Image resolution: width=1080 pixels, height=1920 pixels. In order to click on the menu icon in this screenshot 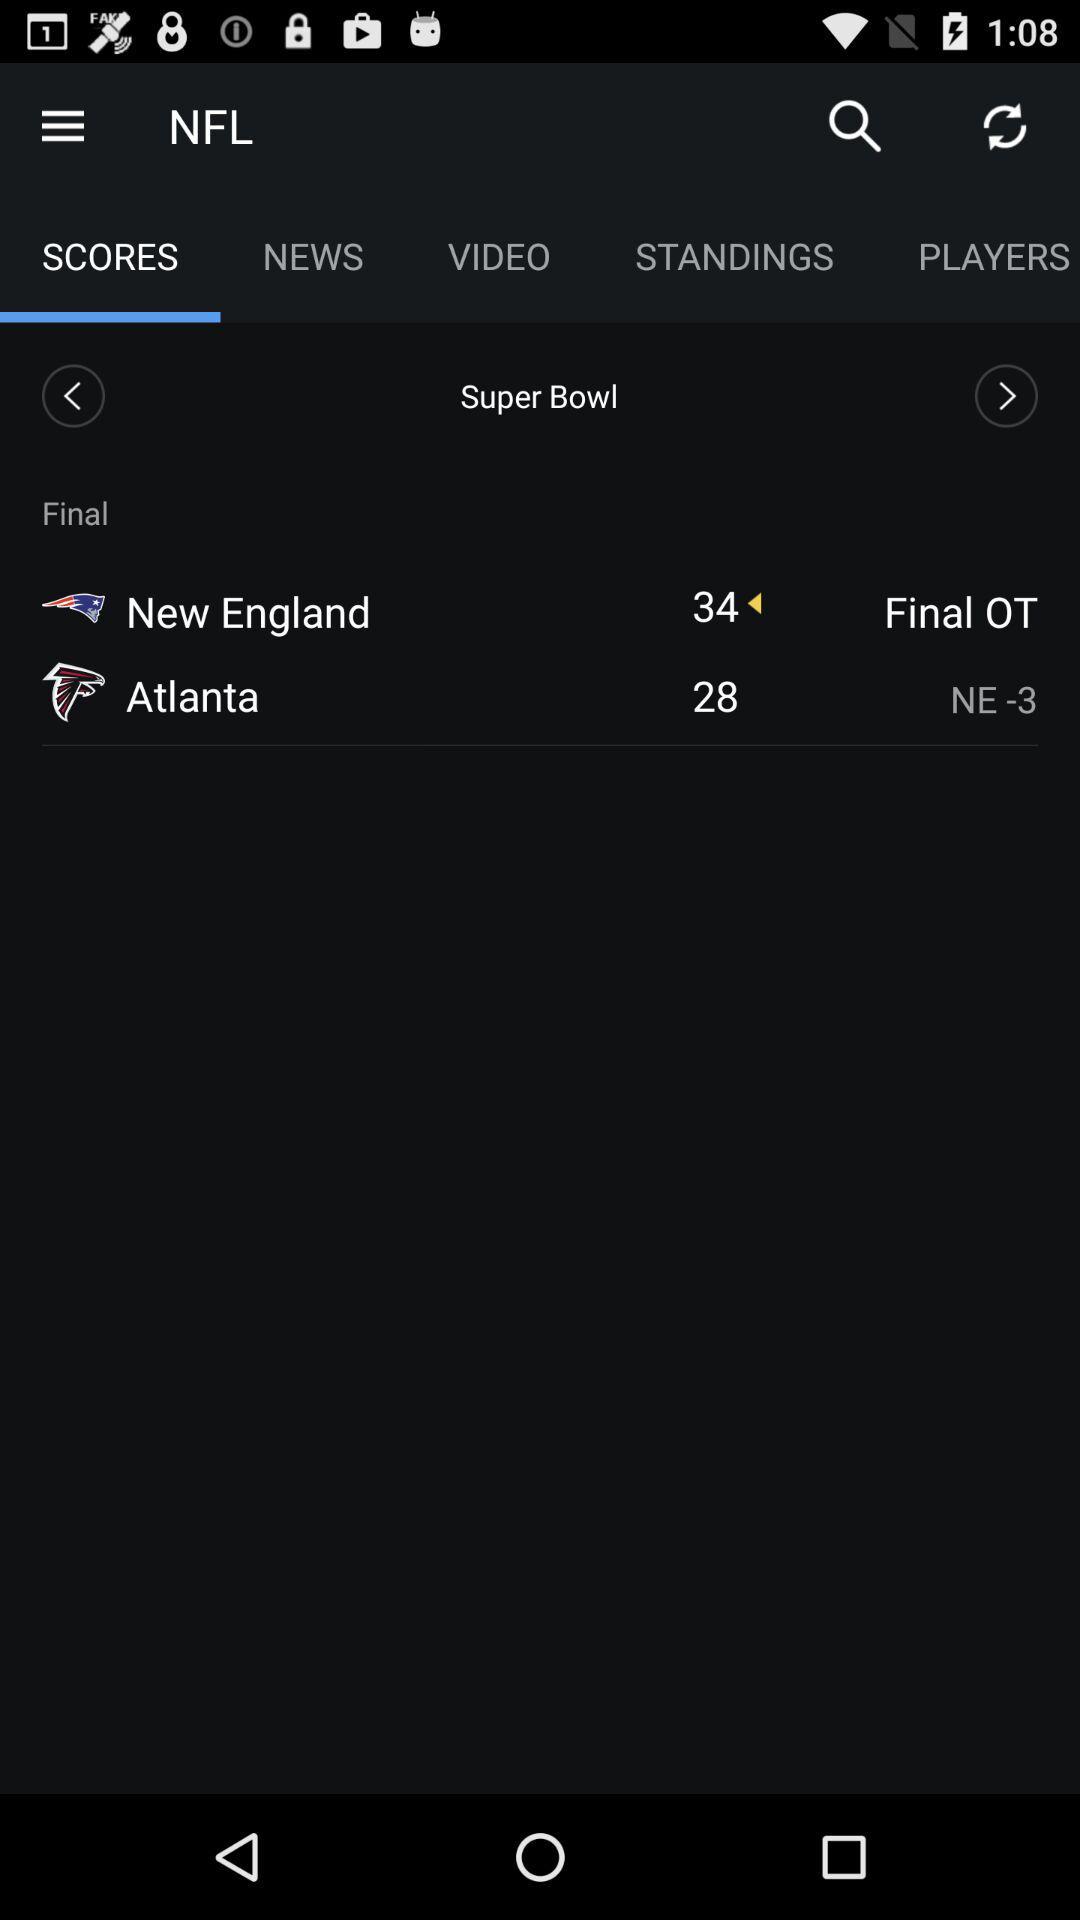, I will do `click(61, 133)`.